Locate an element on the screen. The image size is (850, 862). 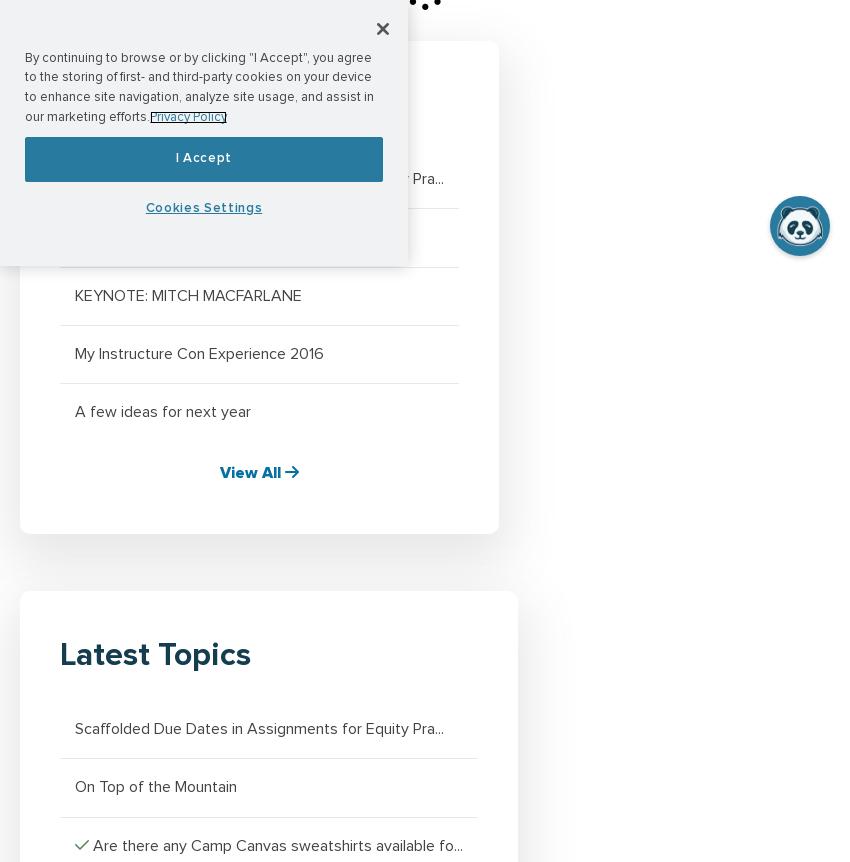
'Unanswered Topics' is located at coordinates (200, 103).